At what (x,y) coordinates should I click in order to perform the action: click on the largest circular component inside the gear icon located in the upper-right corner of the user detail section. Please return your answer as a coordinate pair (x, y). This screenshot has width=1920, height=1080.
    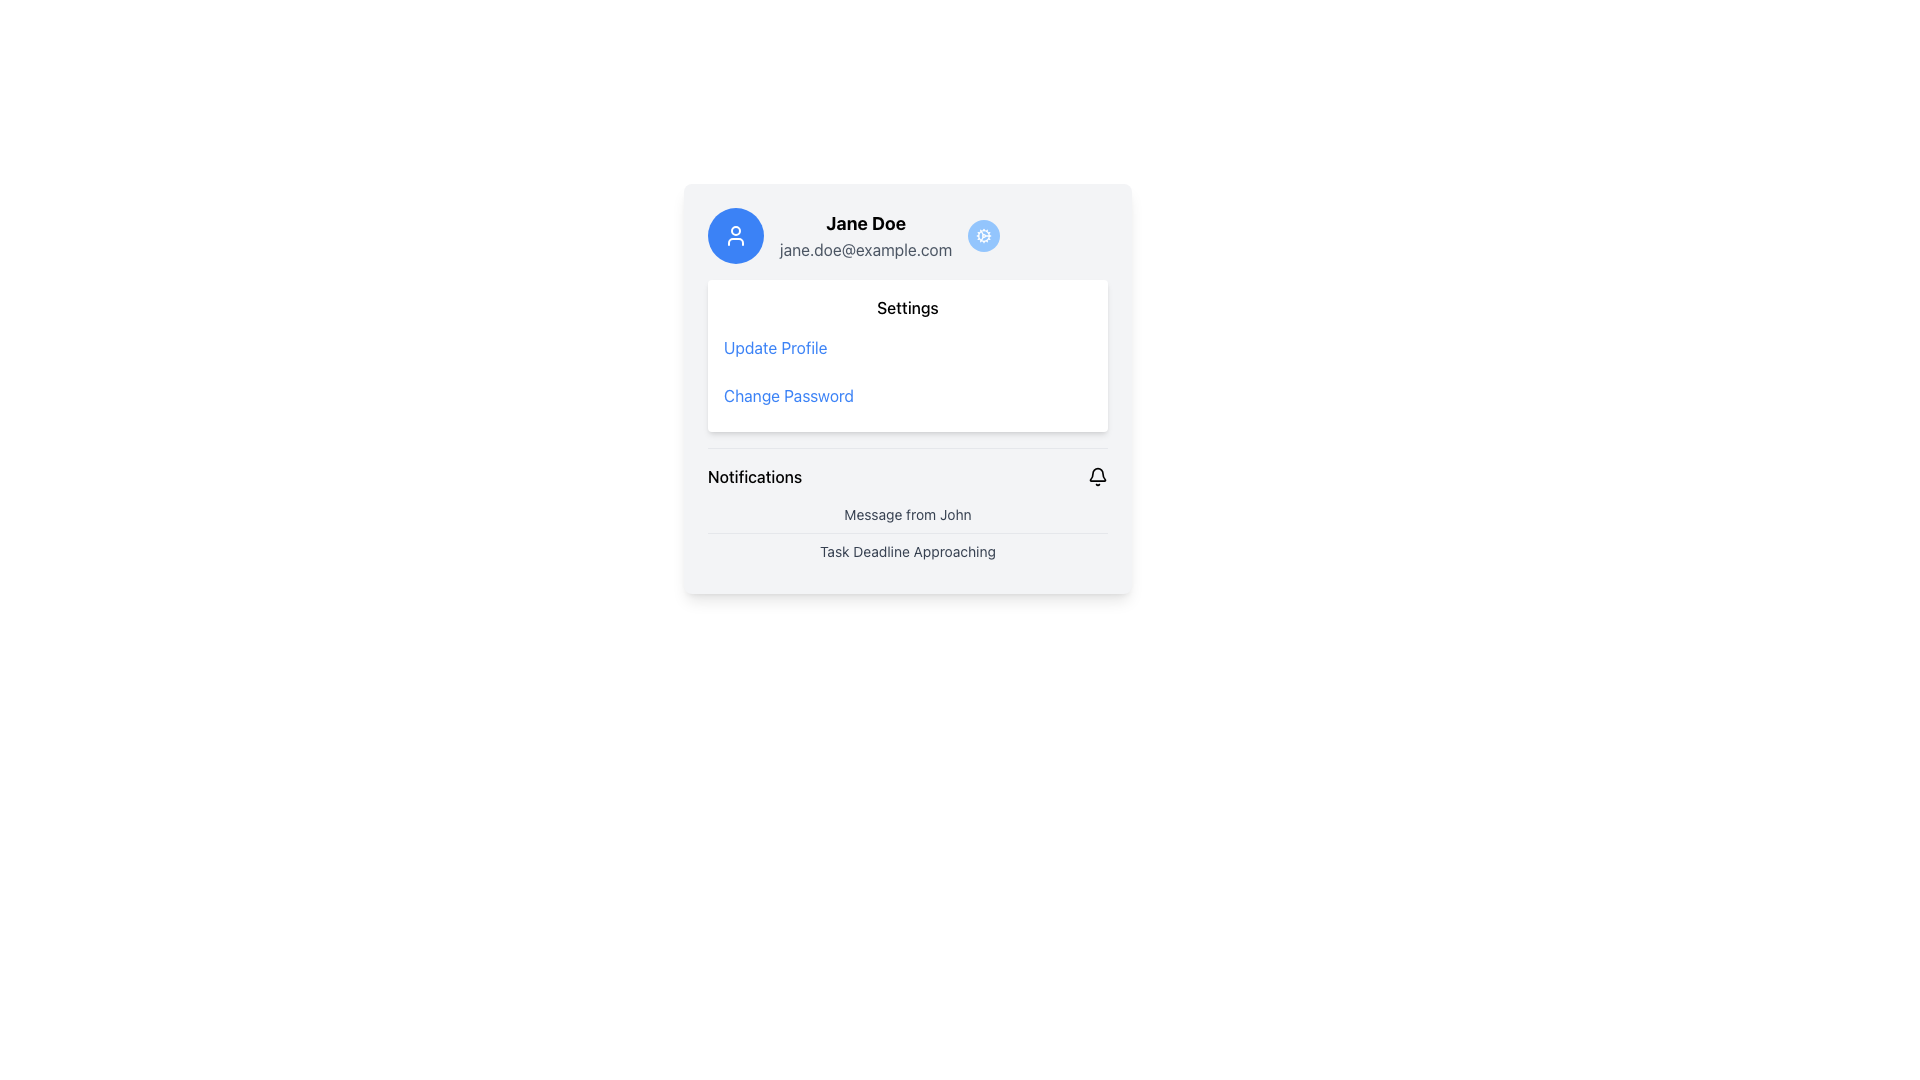
    Looking at the image, I should click on (984, 234).